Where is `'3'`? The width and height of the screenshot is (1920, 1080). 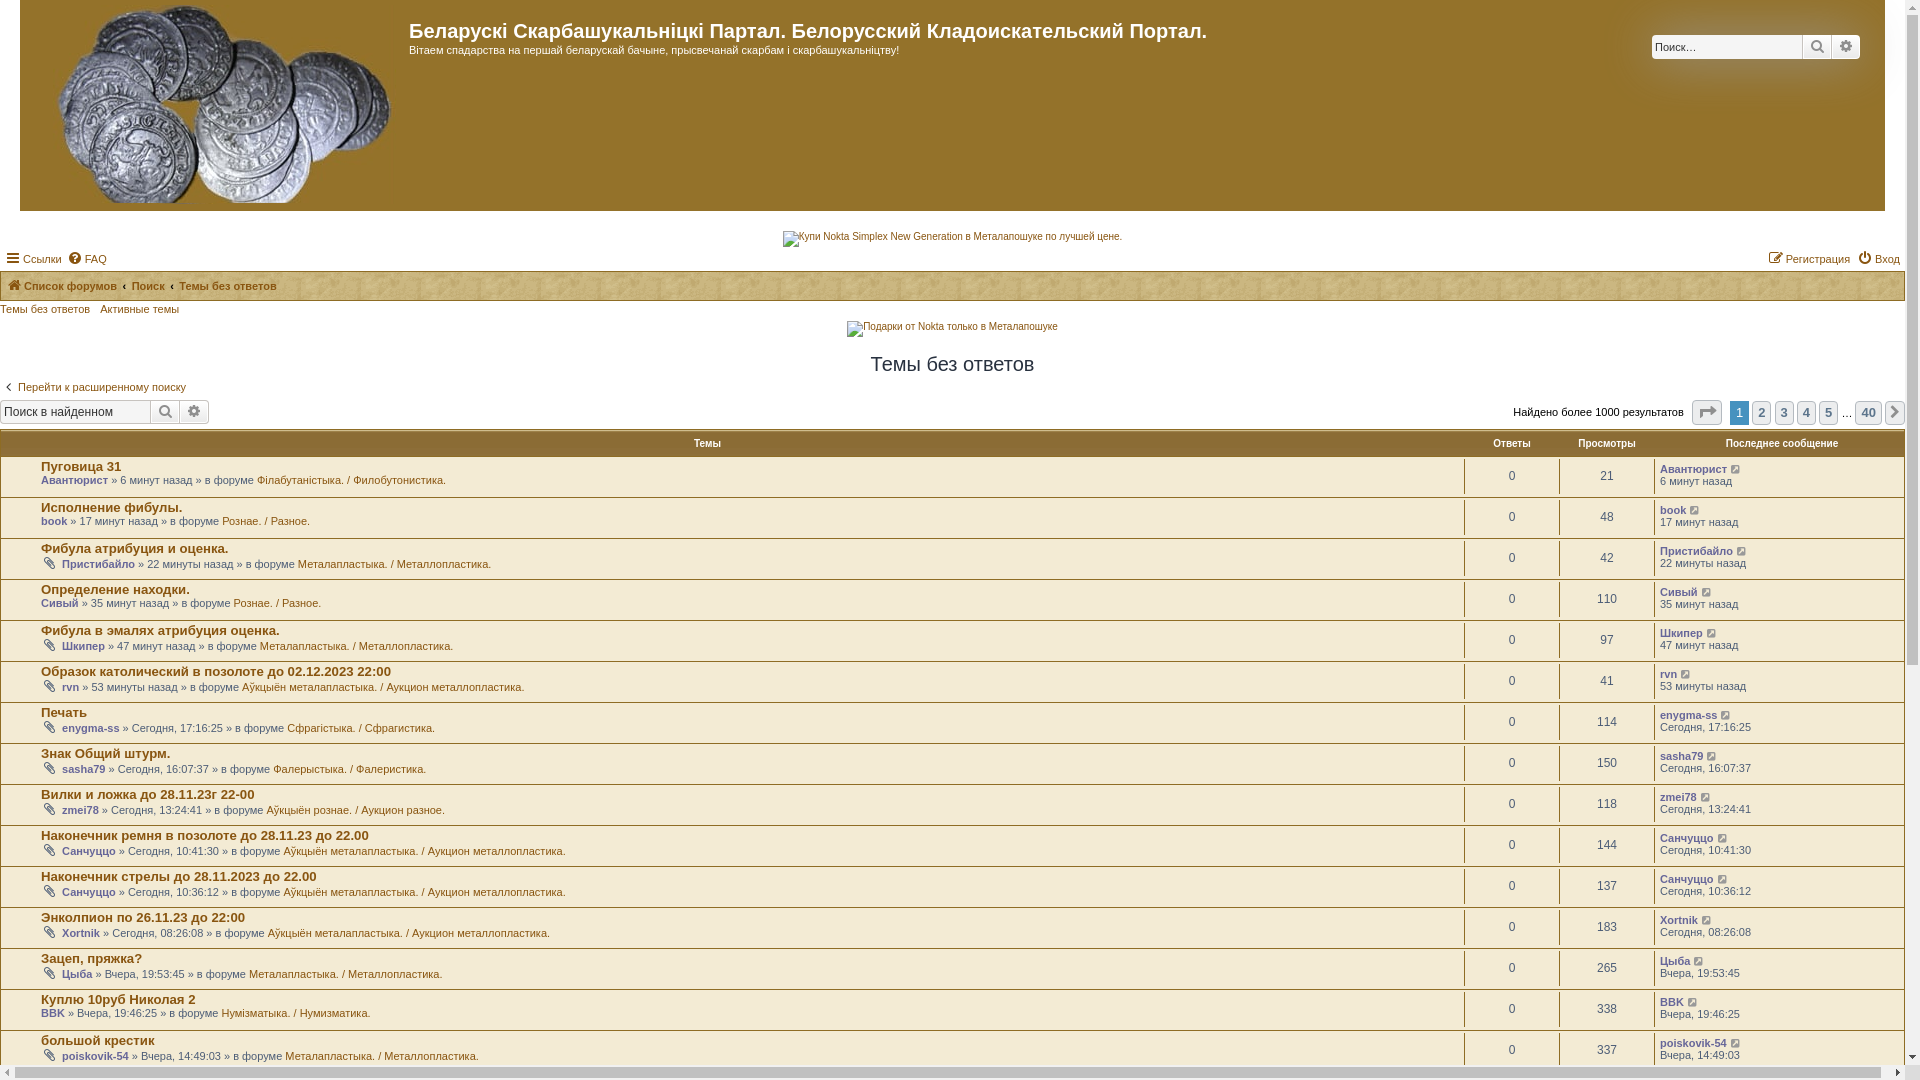 '3' is located at coordinates (1775, 411).